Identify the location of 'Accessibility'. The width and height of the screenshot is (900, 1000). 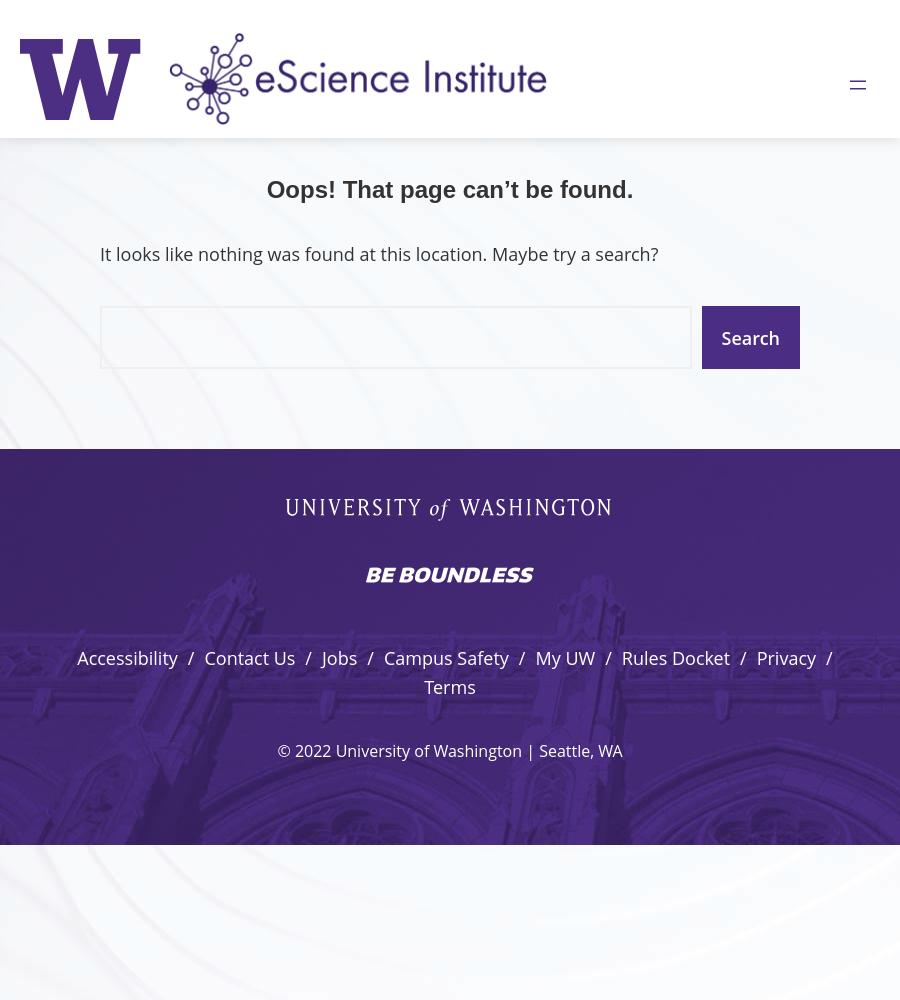
(126, 658).